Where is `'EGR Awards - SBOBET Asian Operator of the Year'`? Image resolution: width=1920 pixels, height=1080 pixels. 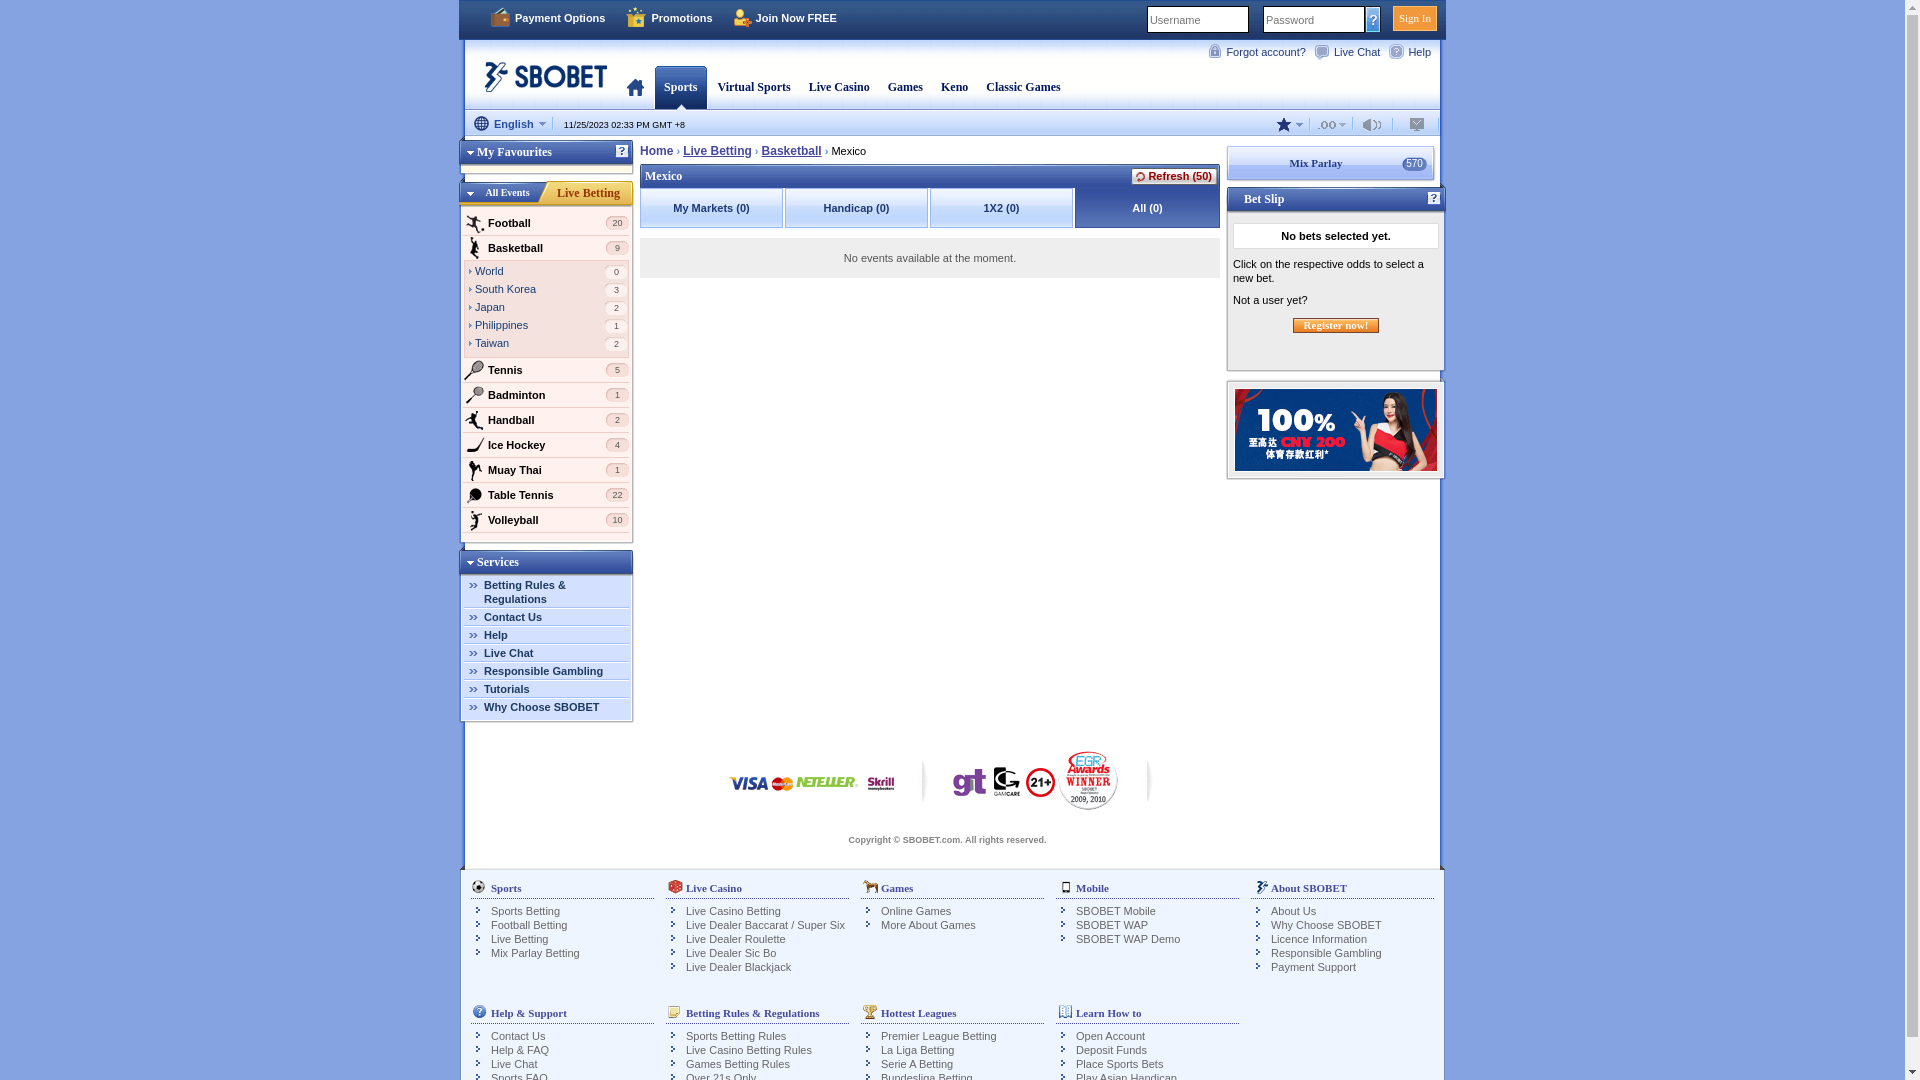
'EGR Awards - SBOBET Asian Operator of the Year' is located at coordinates (1087, 778).